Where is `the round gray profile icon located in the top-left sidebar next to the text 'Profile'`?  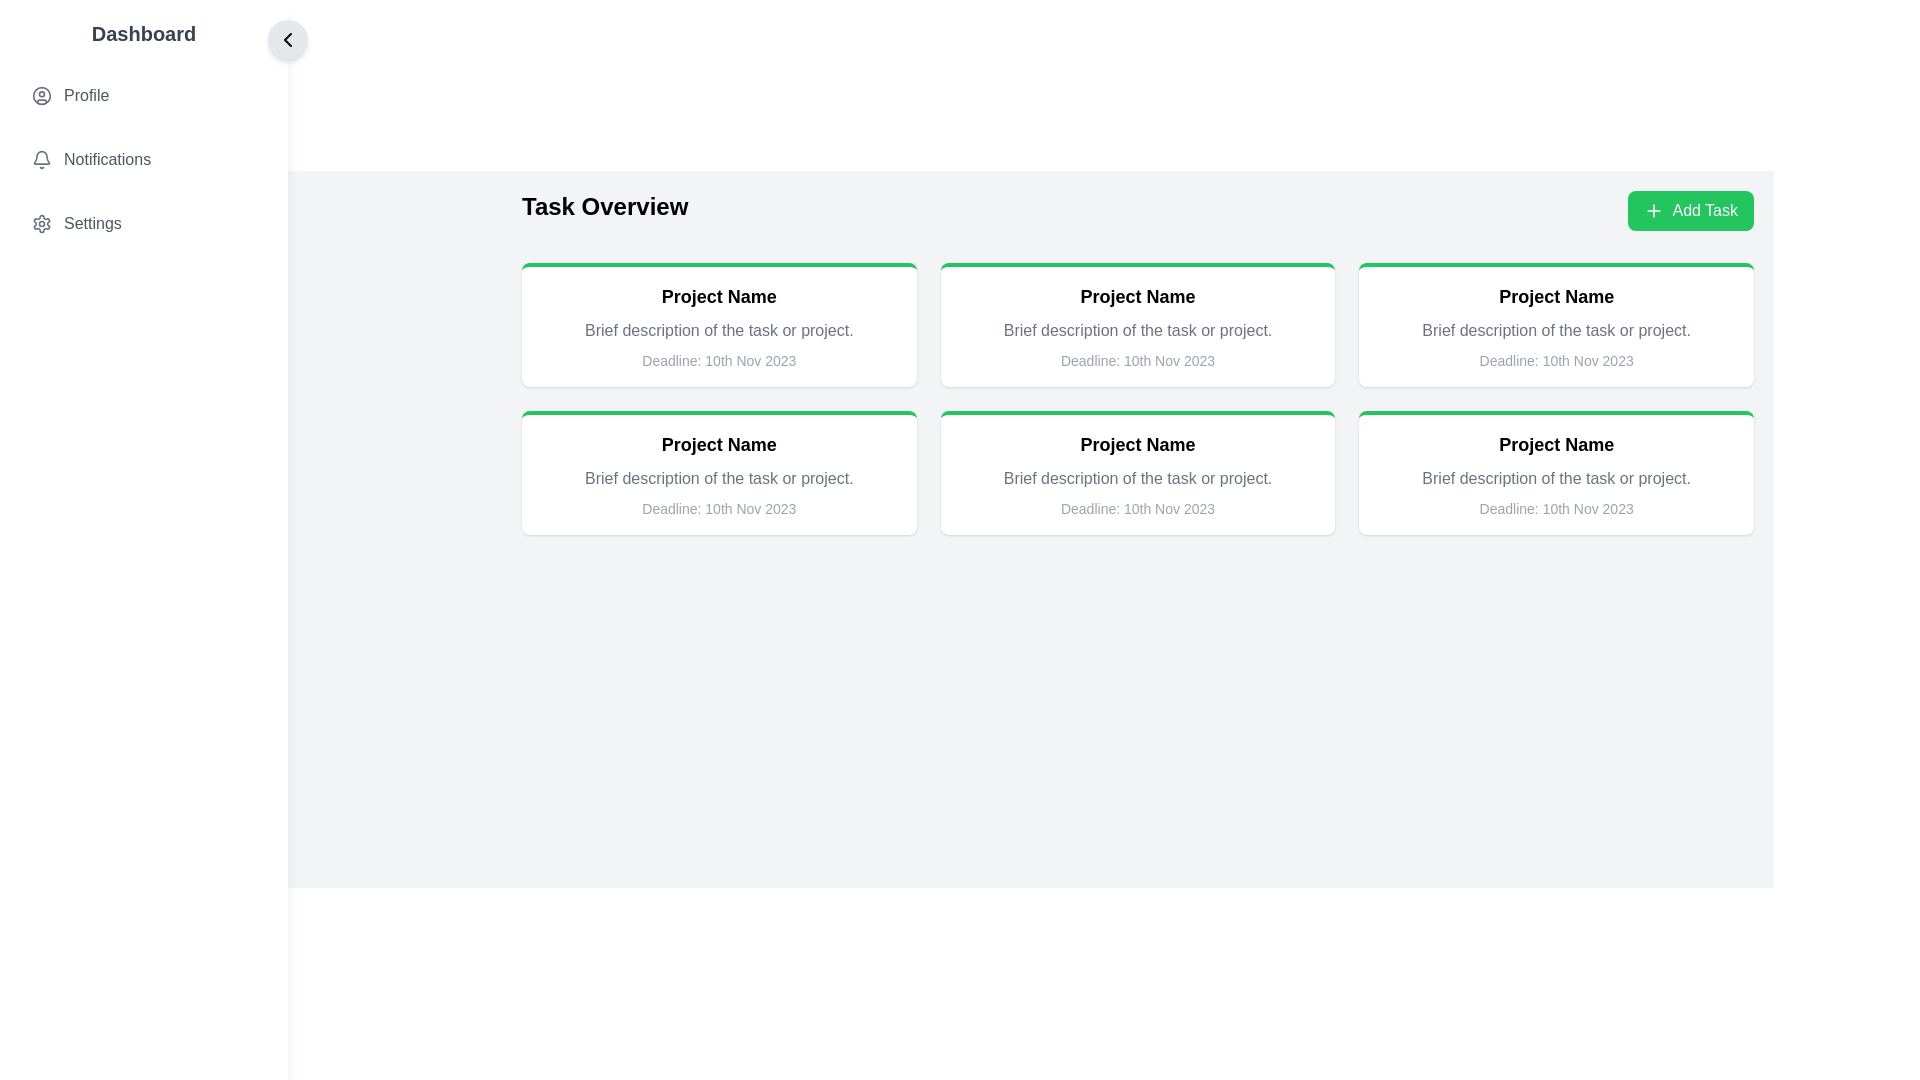
the round gray profile icon located in the top-left sidebar next to the text 'Profile' is located at coordinates (42, 96).